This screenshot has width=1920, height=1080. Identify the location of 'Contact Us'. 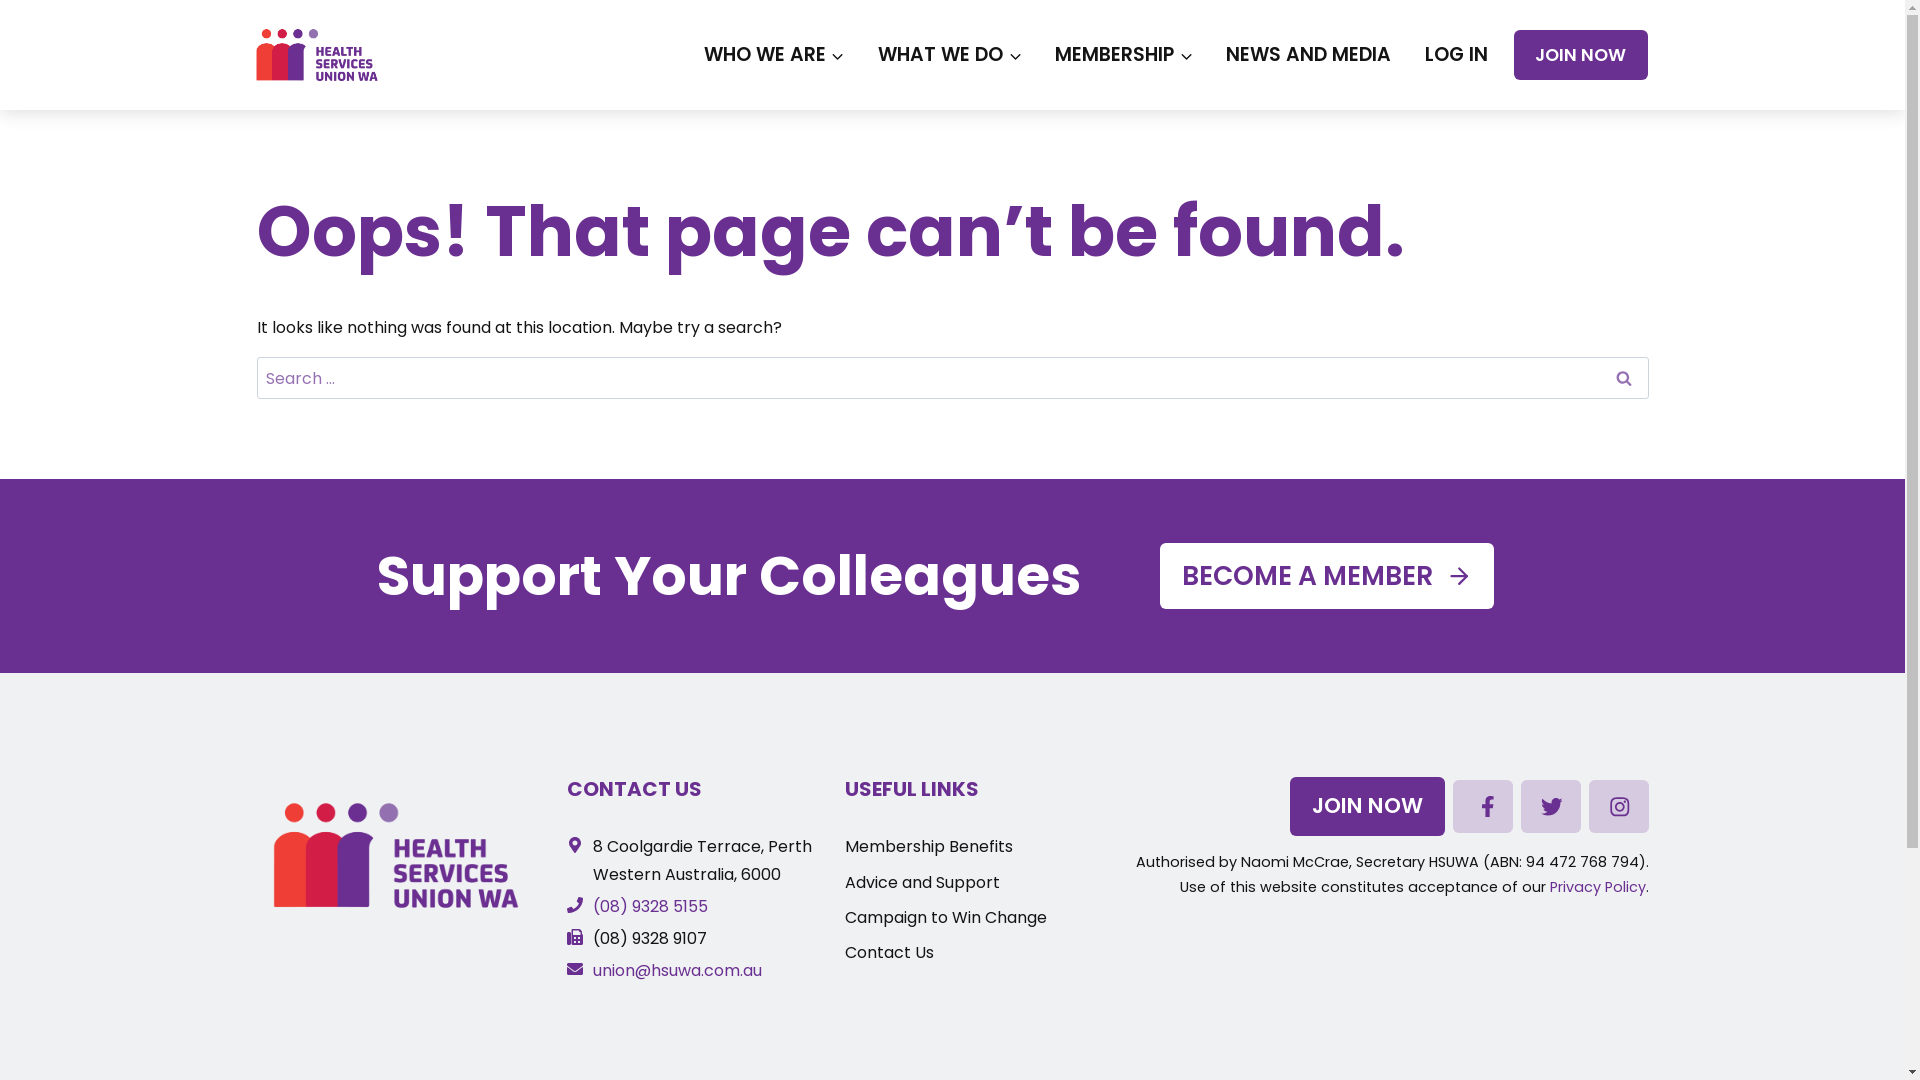
(888, 951).